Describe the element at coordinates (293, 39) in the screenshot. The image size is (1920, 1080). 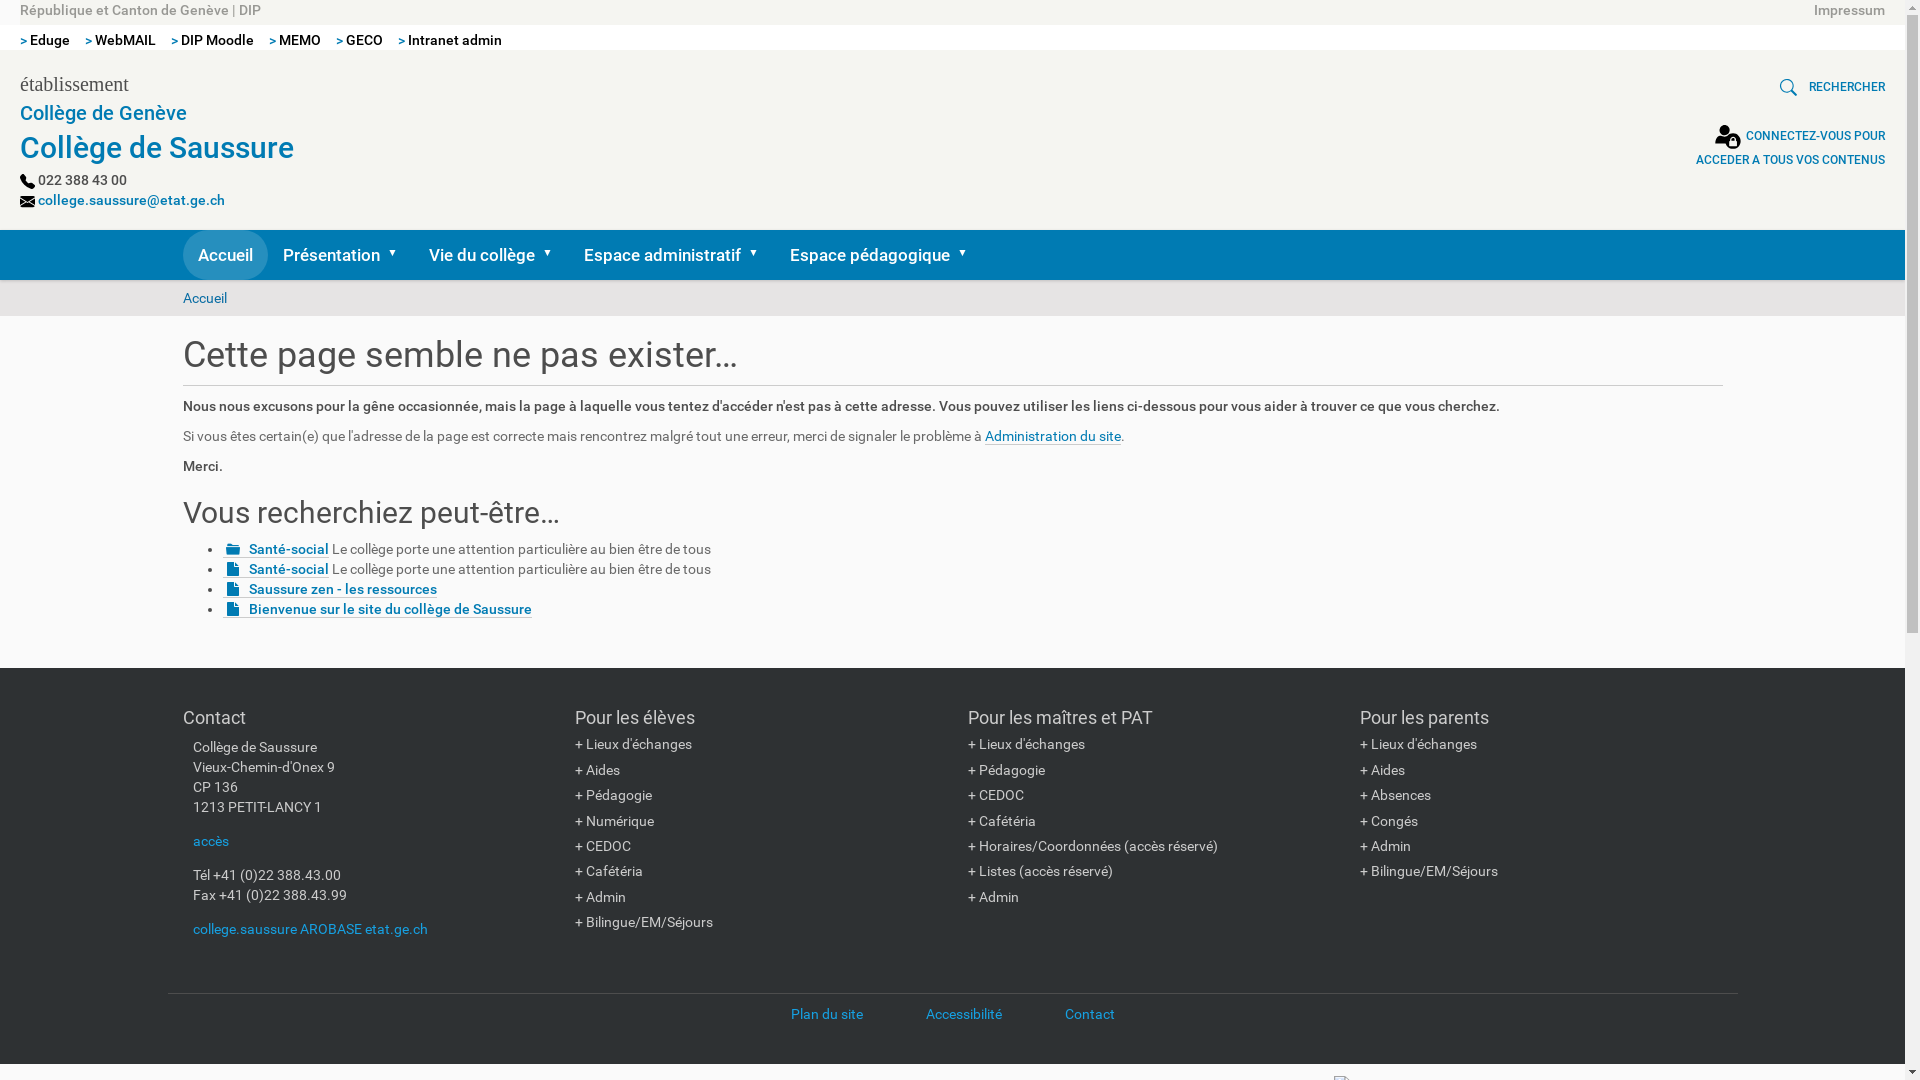
I see `'> MEMO'` at that location.